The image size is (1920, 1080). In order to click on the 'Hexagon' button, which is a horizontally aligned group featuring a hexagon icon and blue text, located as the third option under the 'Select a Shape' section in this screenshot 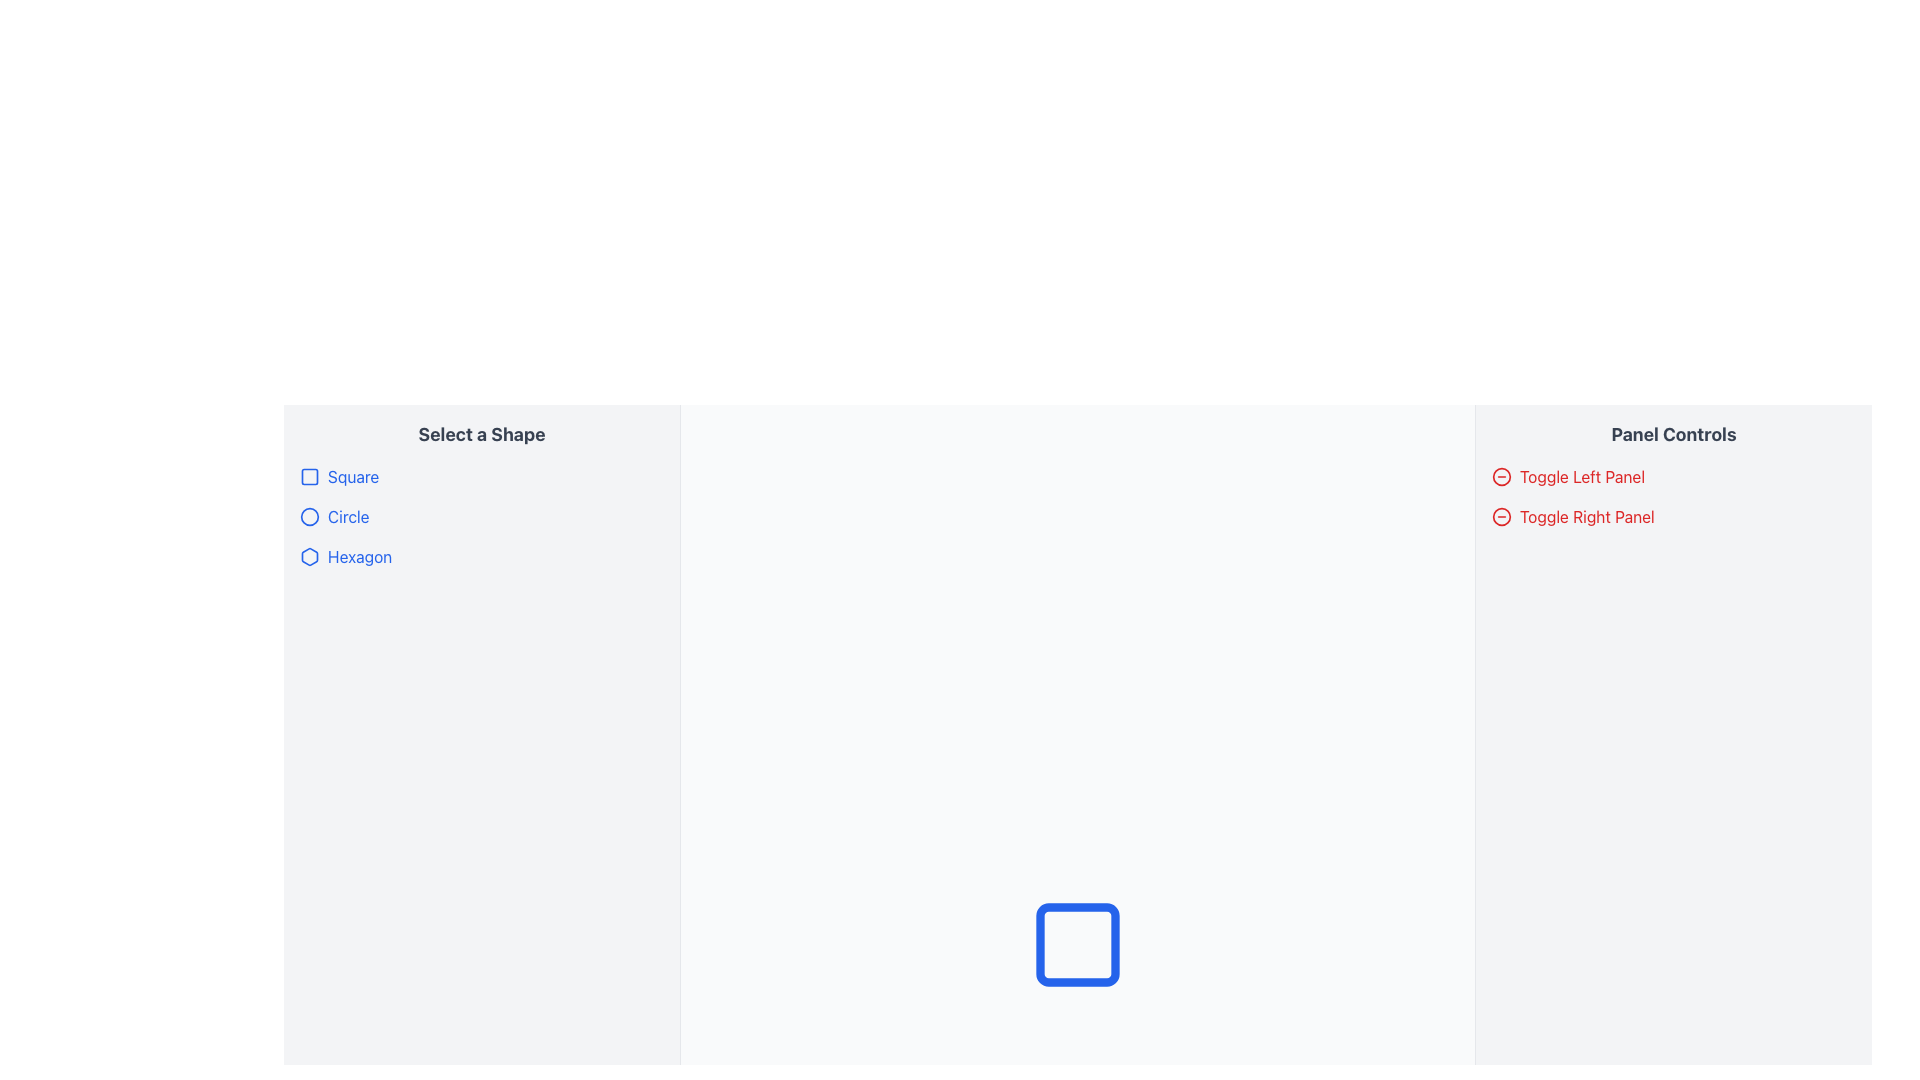, I will do `click(345, 556)`.